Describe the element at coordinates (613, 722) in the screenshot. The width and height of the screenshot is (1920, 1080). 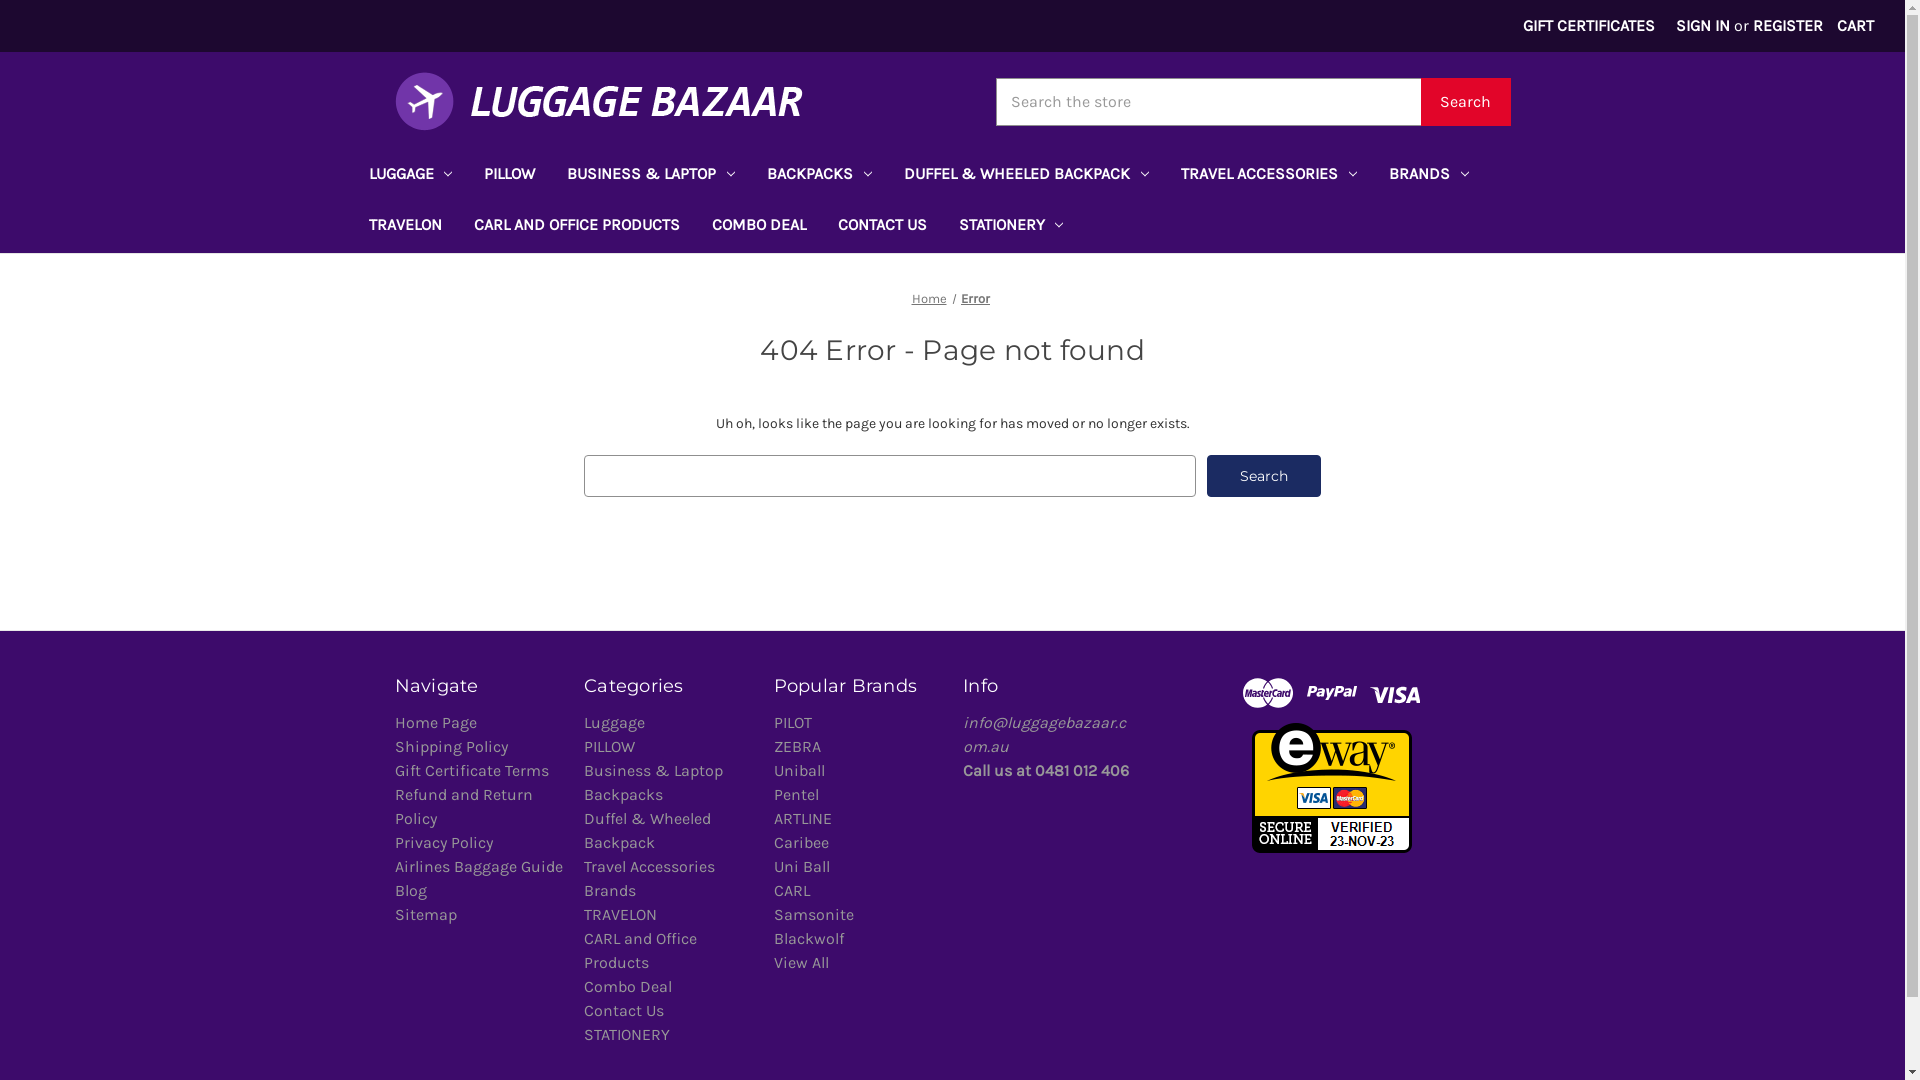
I see `'Luggage'` at that location.